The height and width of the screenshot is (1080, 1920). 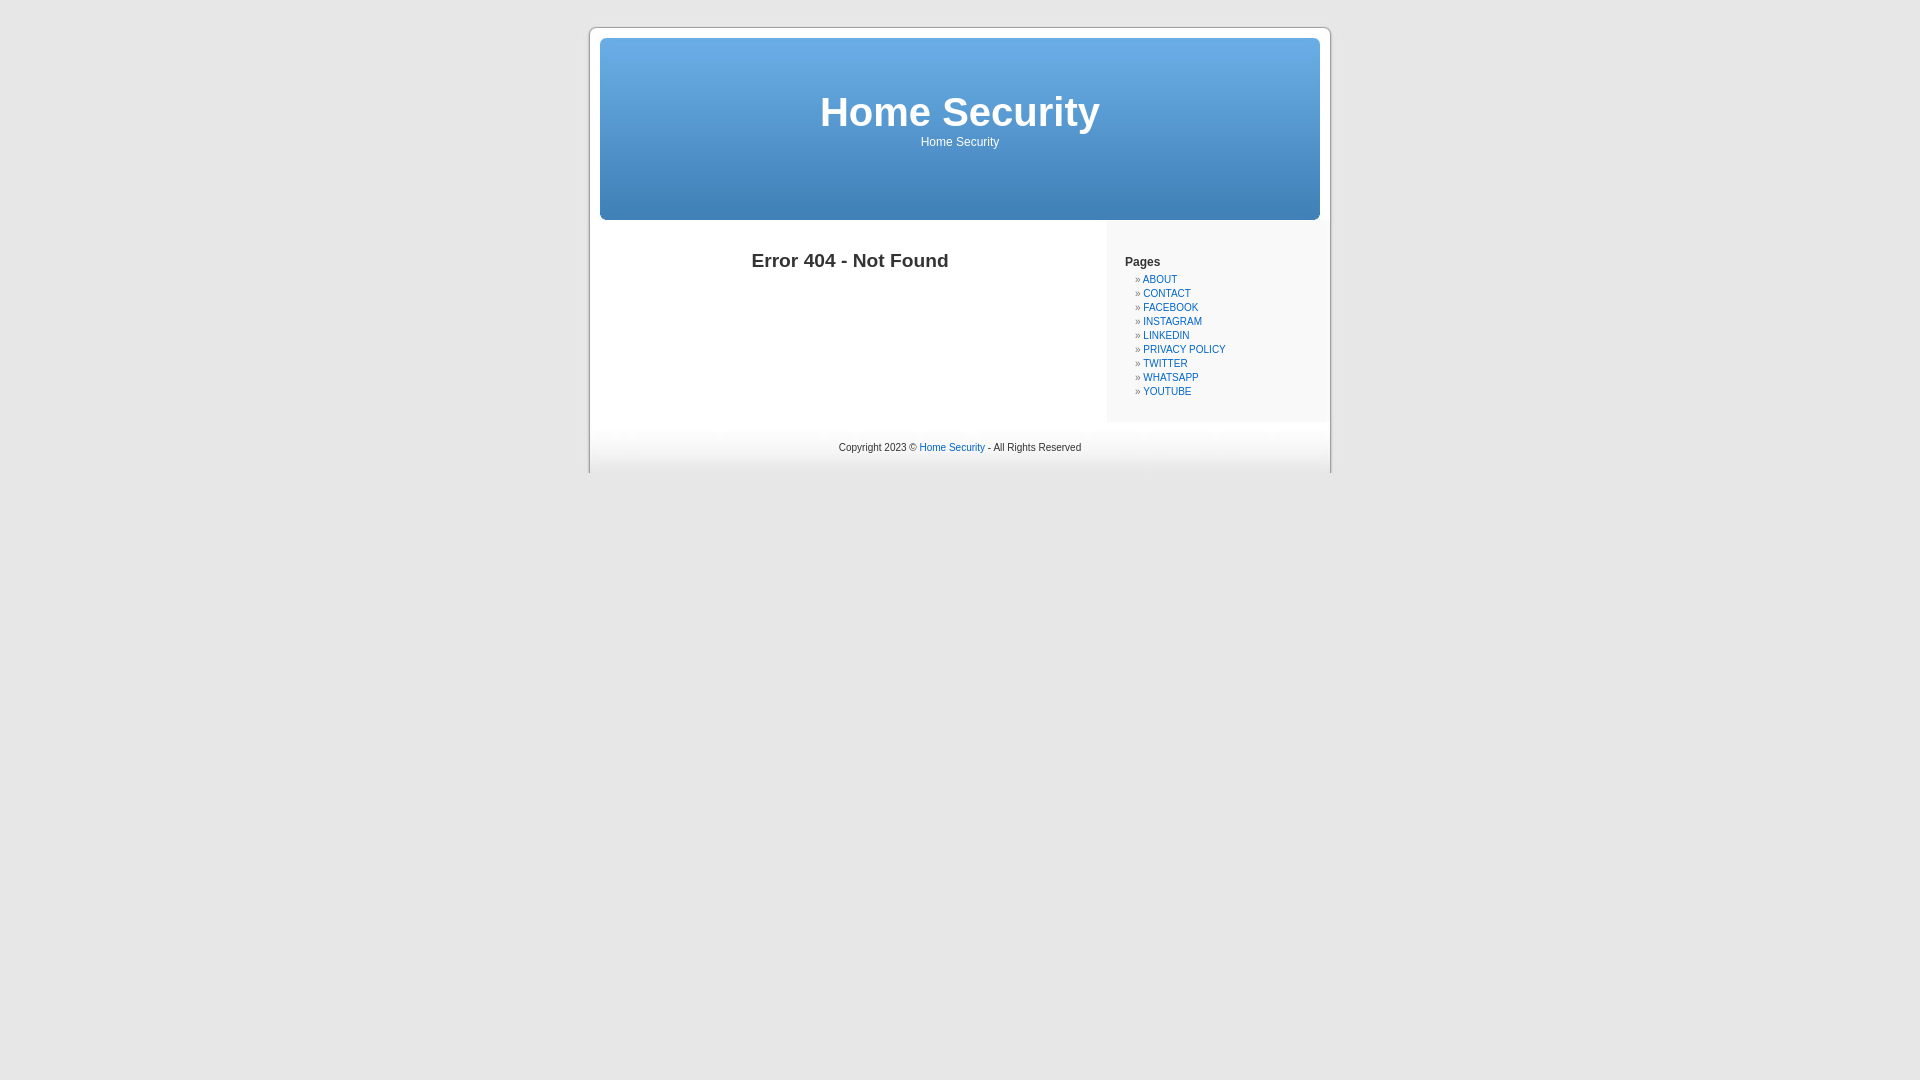 I want to click on 'PRIVACY POLICY', so click(x=1142, y=348).